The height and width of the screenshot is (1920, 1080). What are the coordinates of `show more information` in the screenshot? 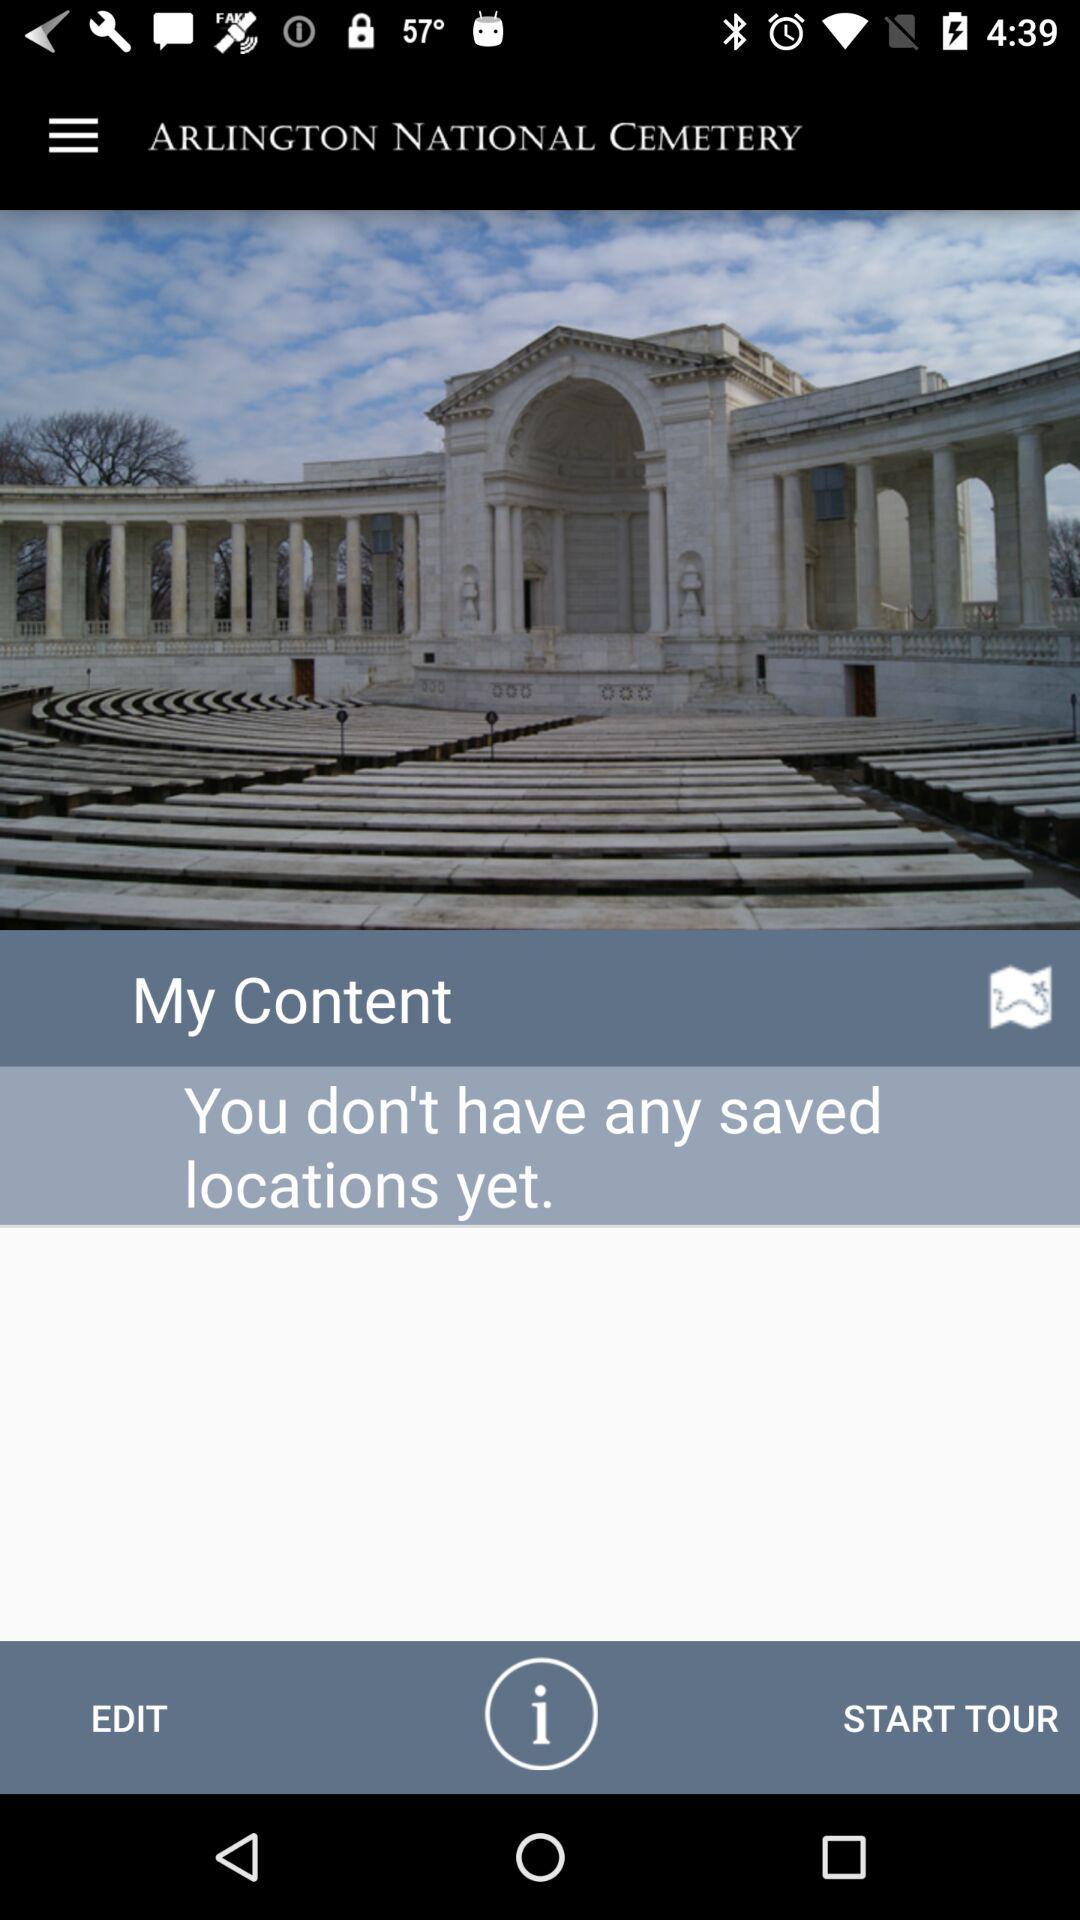 It's located at (540, 1711).